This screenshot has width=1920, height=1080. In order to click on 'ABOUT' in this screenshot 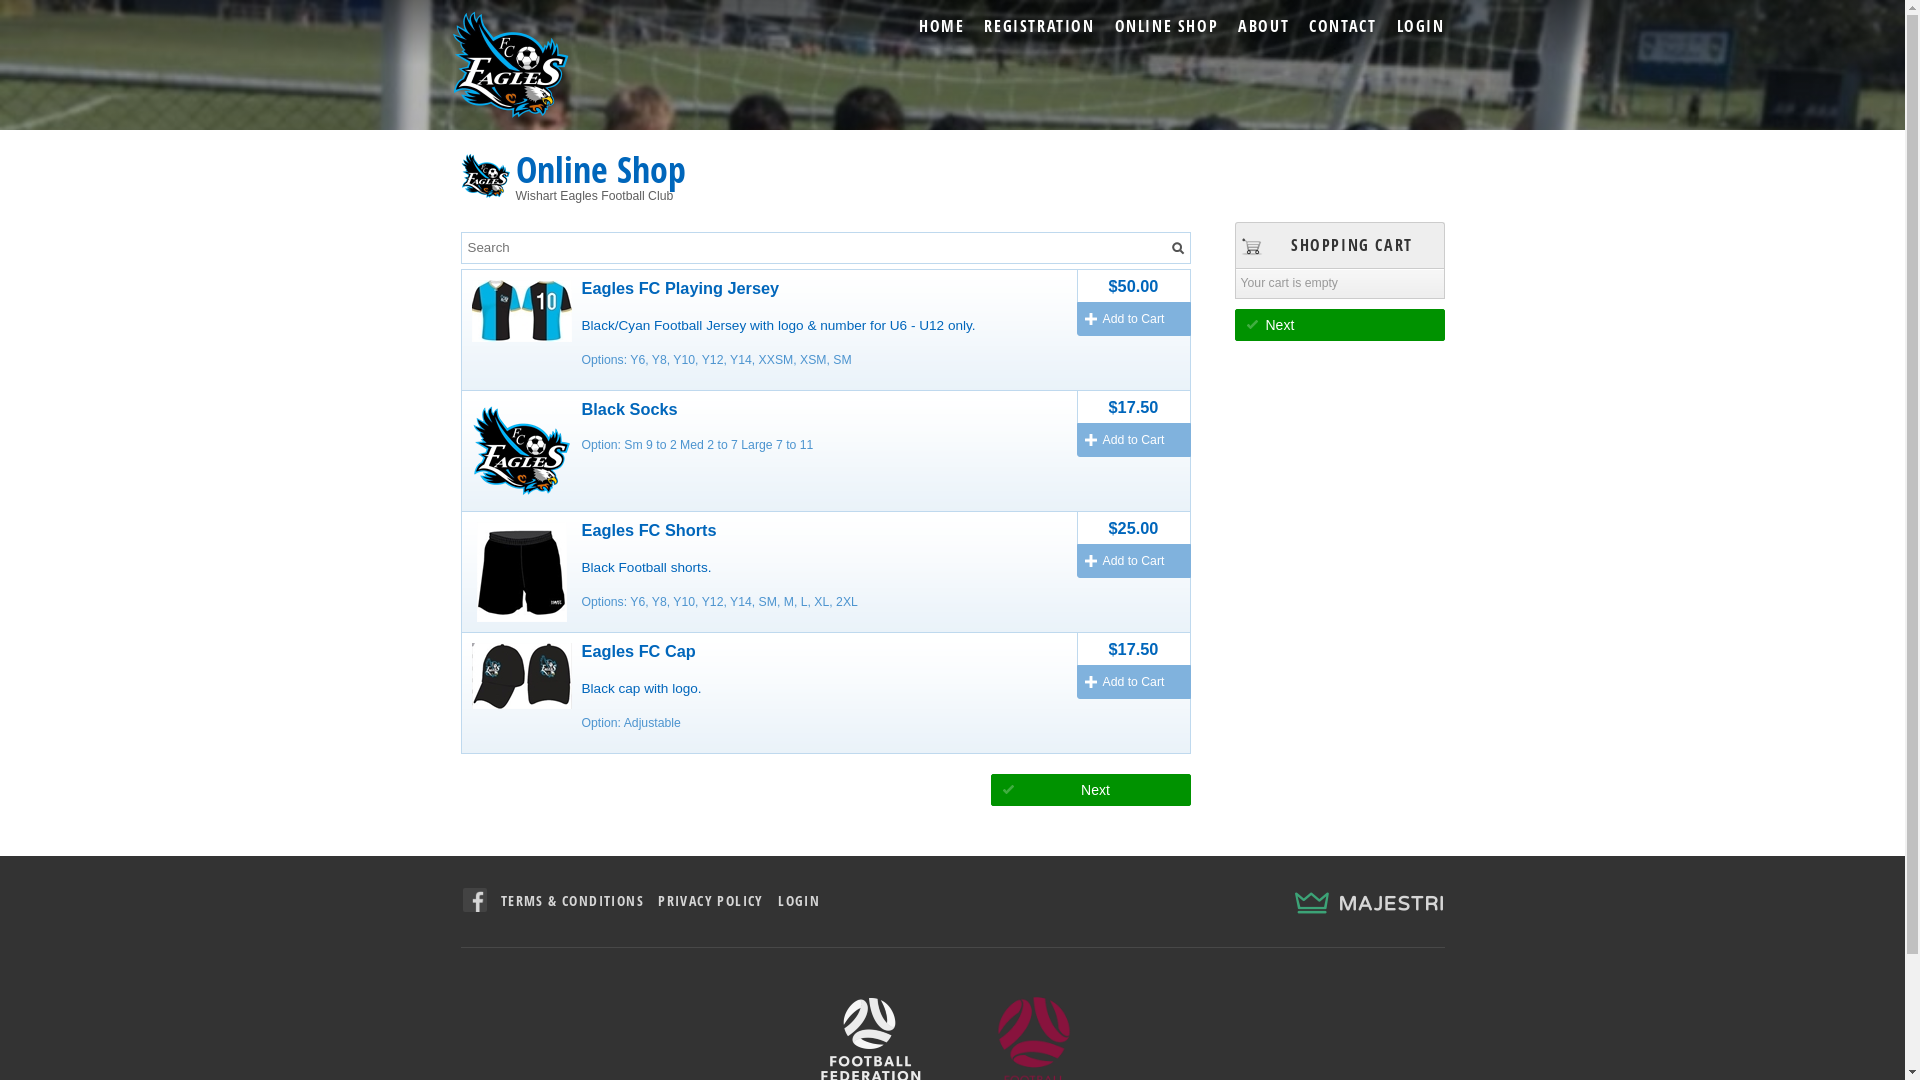, I will do `click(1262, 26)`.